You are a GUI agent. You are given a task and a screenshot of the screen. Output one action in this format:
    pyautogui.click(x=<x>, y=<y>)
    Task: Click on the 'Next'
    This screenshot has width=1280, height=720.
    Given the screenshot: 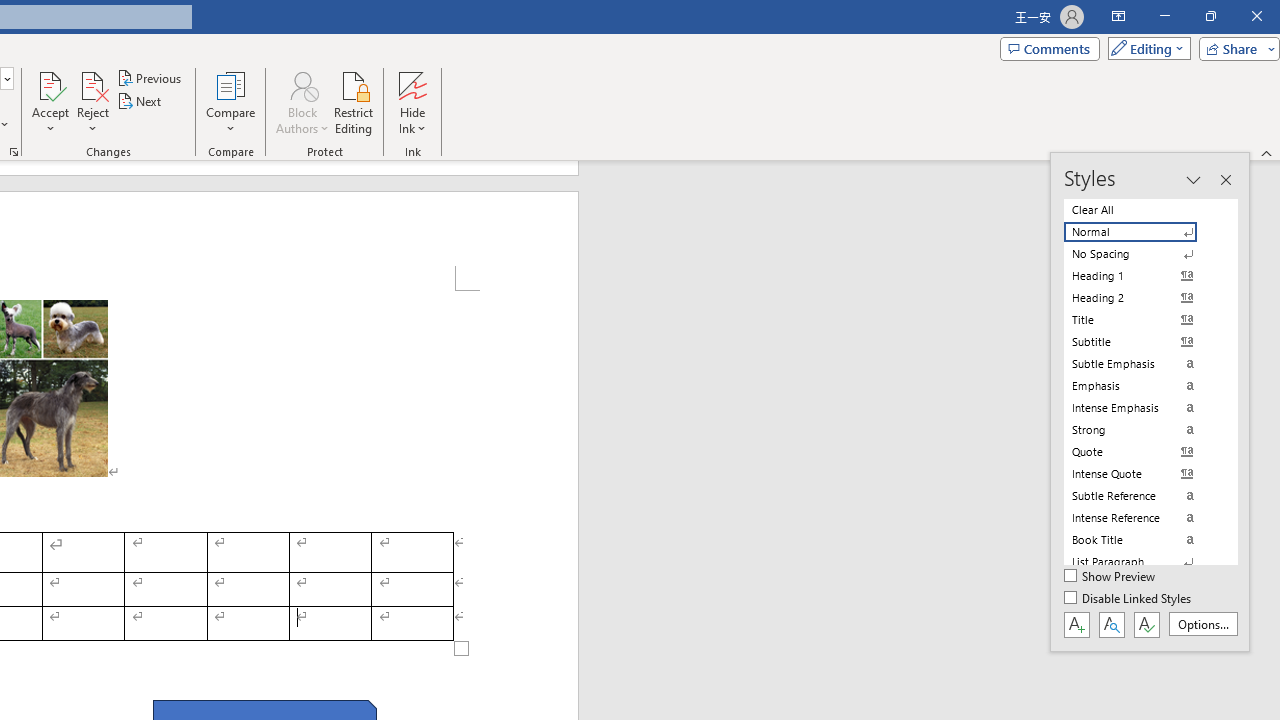 What is the action you would take?
    pyautogui.click(x=139, y=101)
    